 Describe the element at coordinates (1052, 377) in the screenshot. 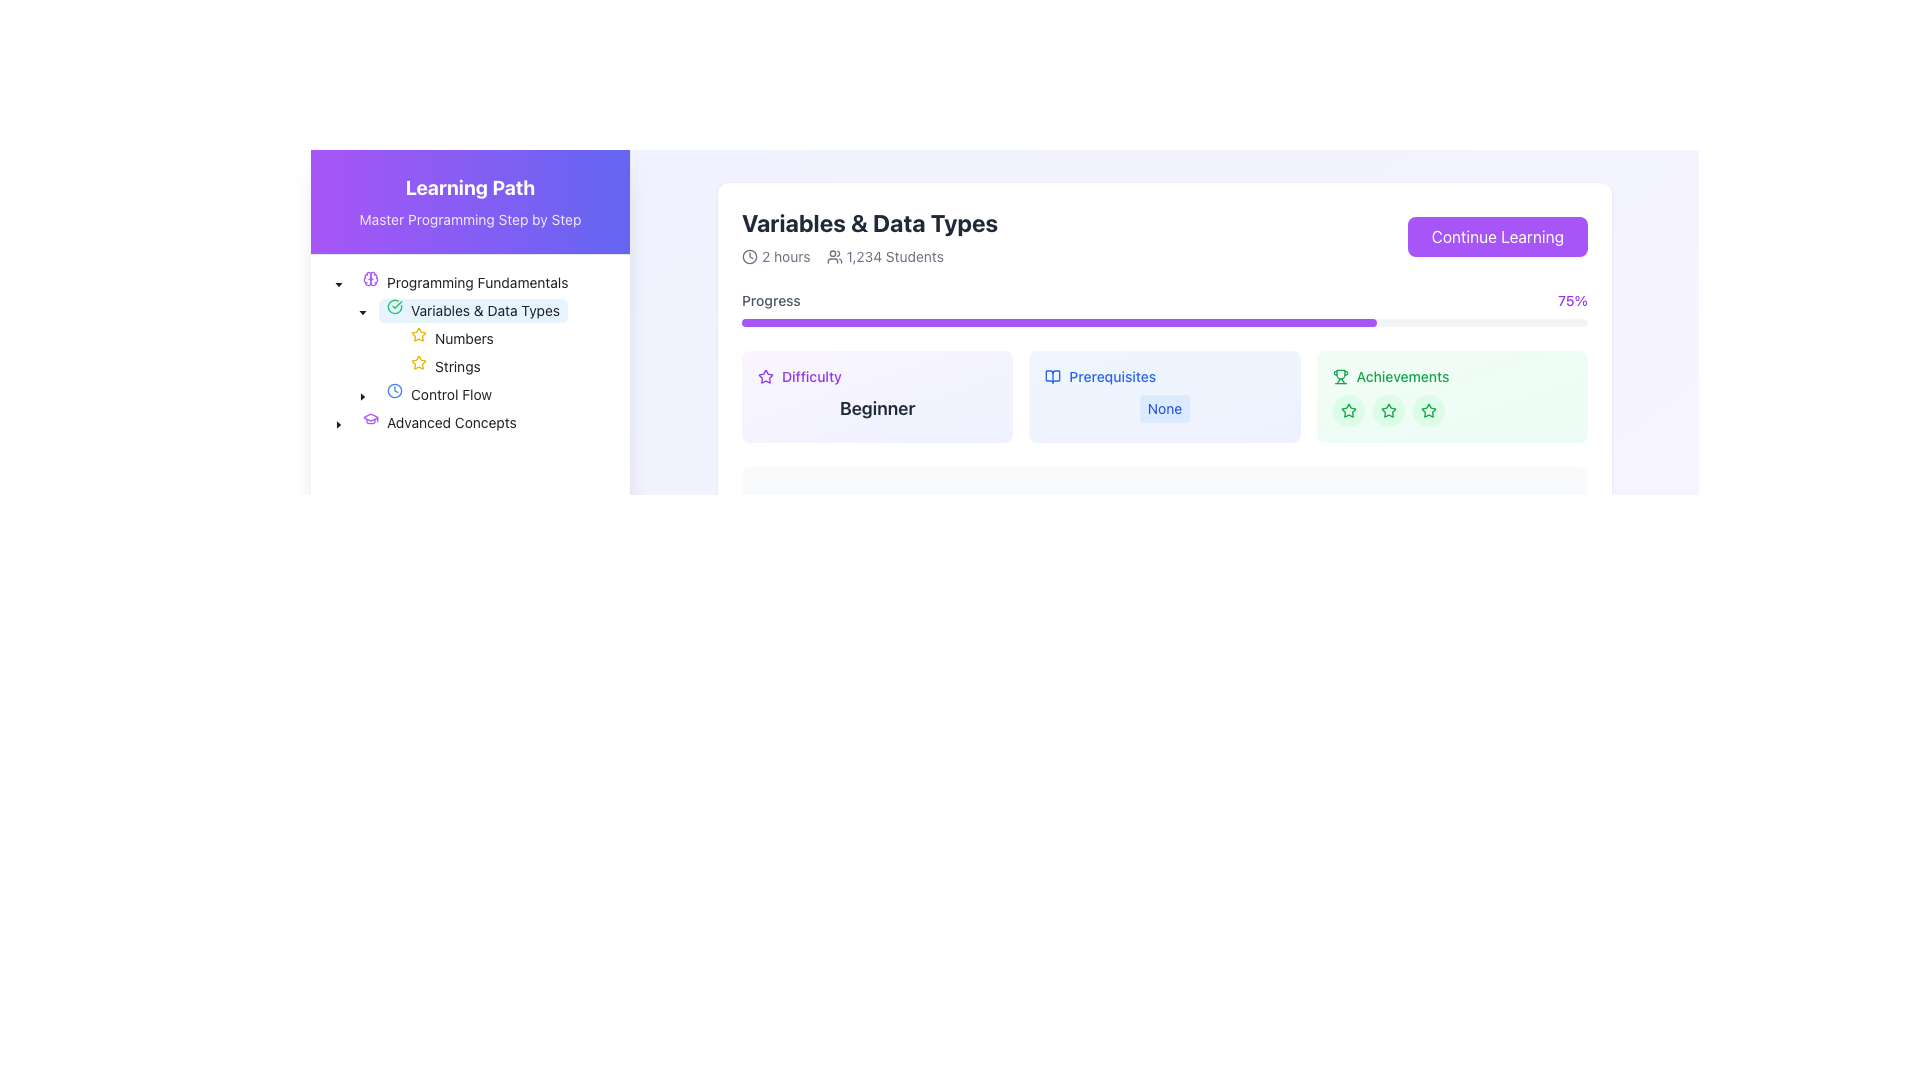

I see `the open book icon located to the left of the 'Prerequisites' text label, which is styled with a thin outline and sharp corners, and fits a minimalist design` at that location.